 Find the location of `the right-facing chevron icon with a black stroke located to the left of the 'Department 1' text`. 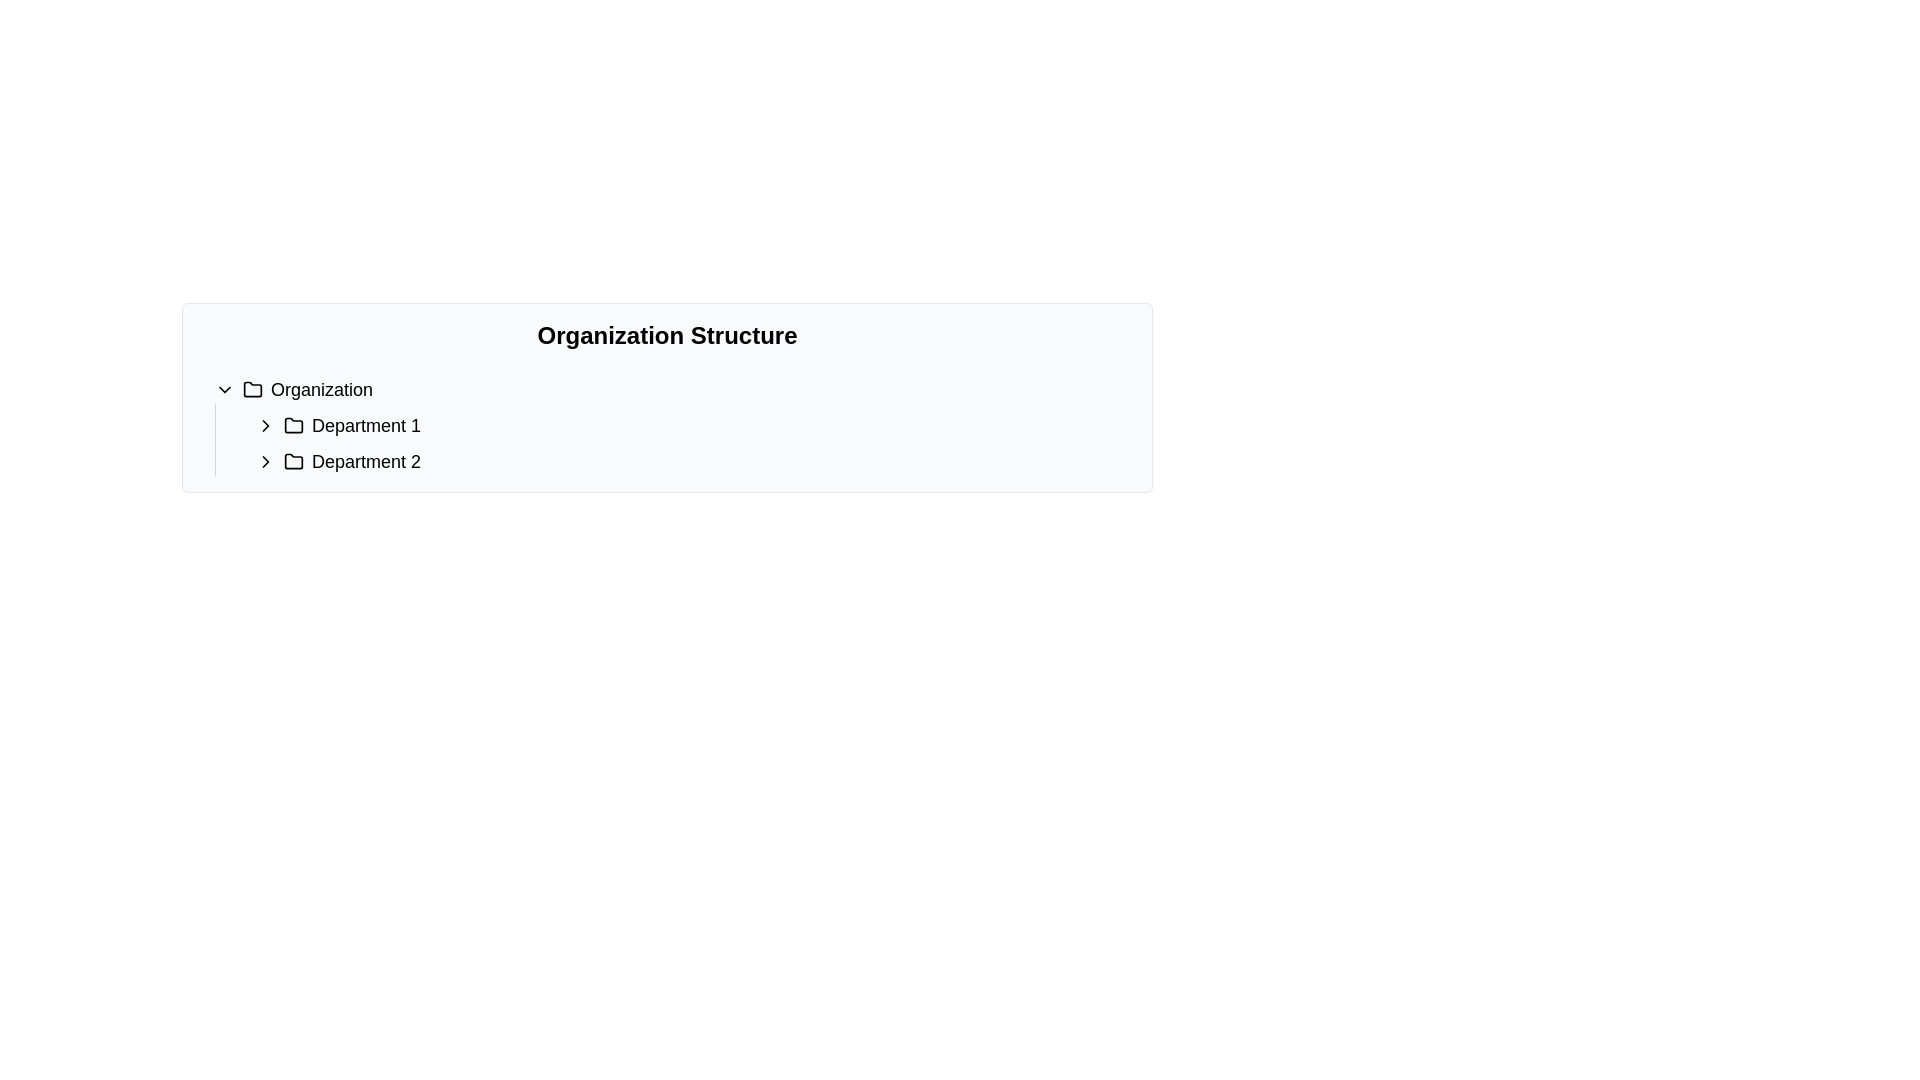

the right-facing chevron icon with a black stroke located to the left of the 'Department 1' text is located at coordinates (264, 424).